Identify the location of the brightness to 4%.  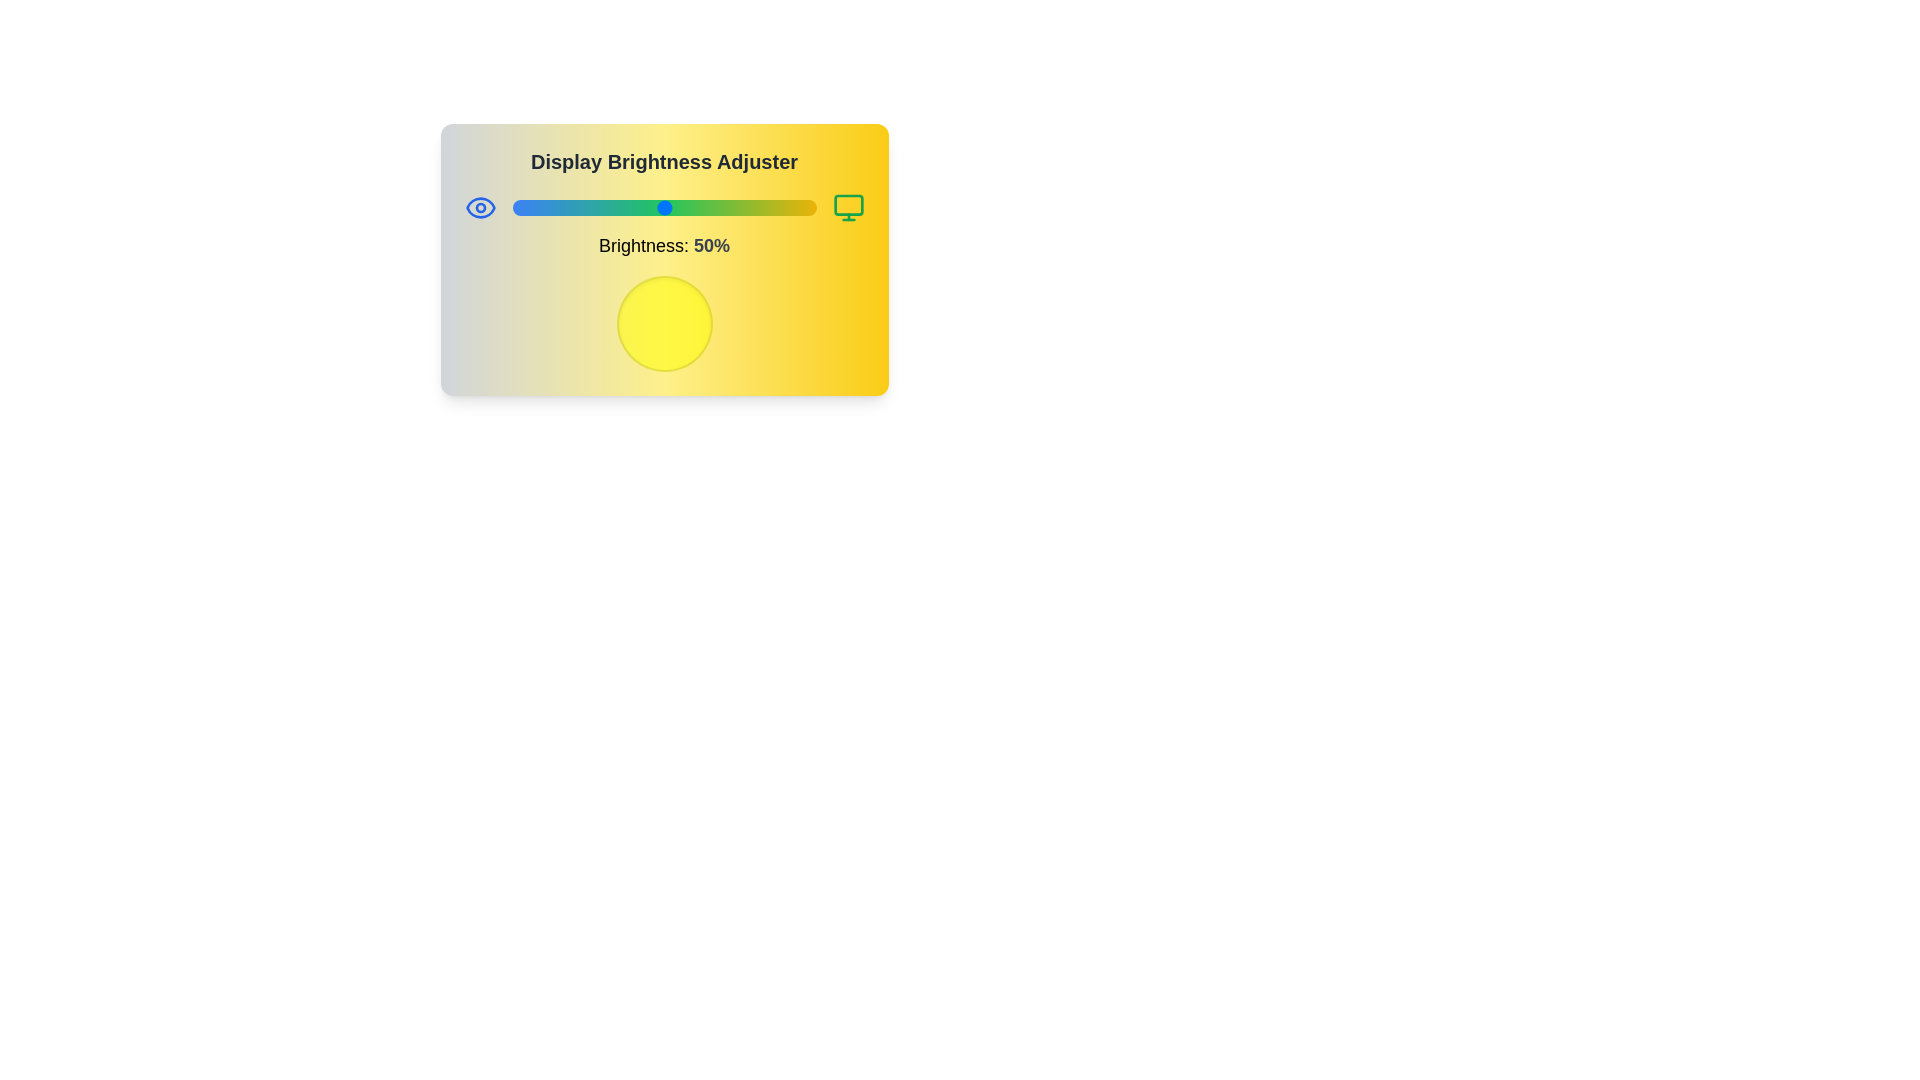
(524, 208).